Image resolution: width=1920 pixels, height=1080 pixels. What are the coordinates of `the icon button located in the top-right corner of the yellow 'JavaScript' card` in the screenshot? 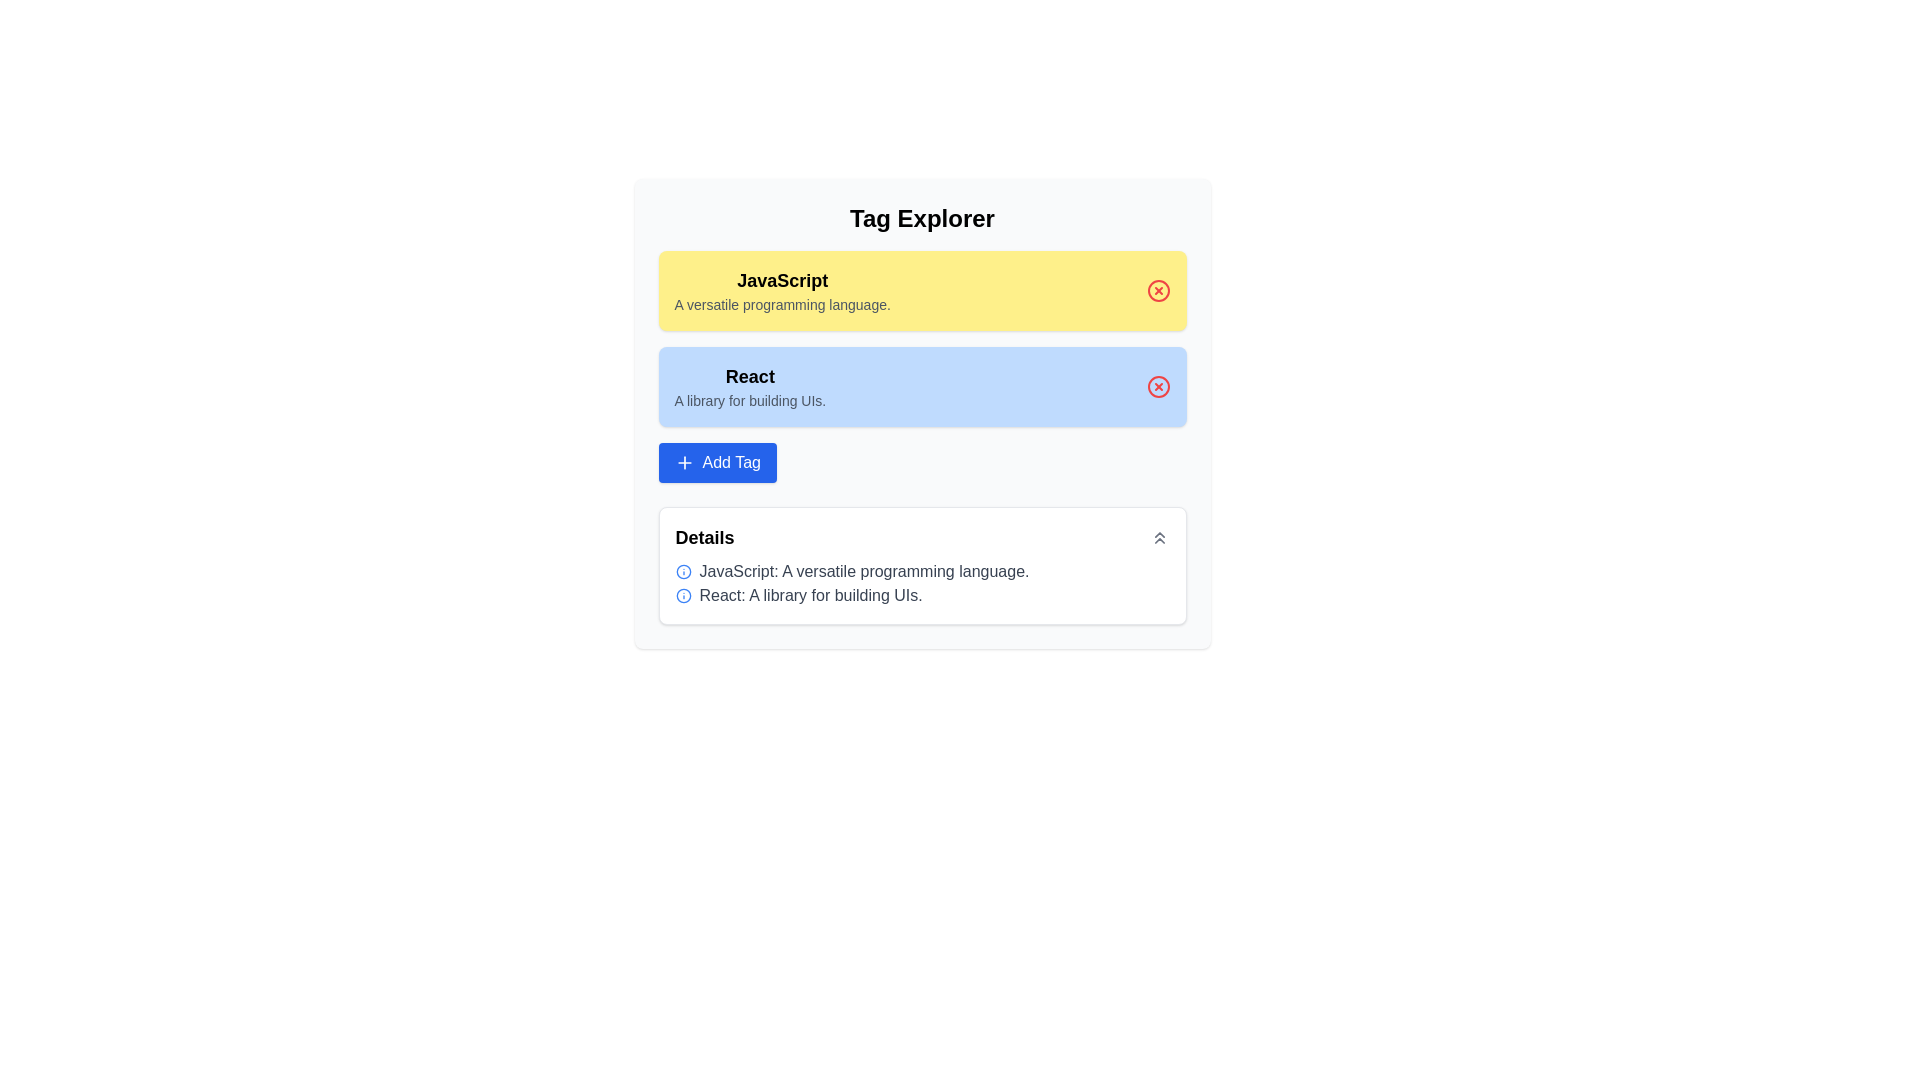 It's located at (1158, 290).